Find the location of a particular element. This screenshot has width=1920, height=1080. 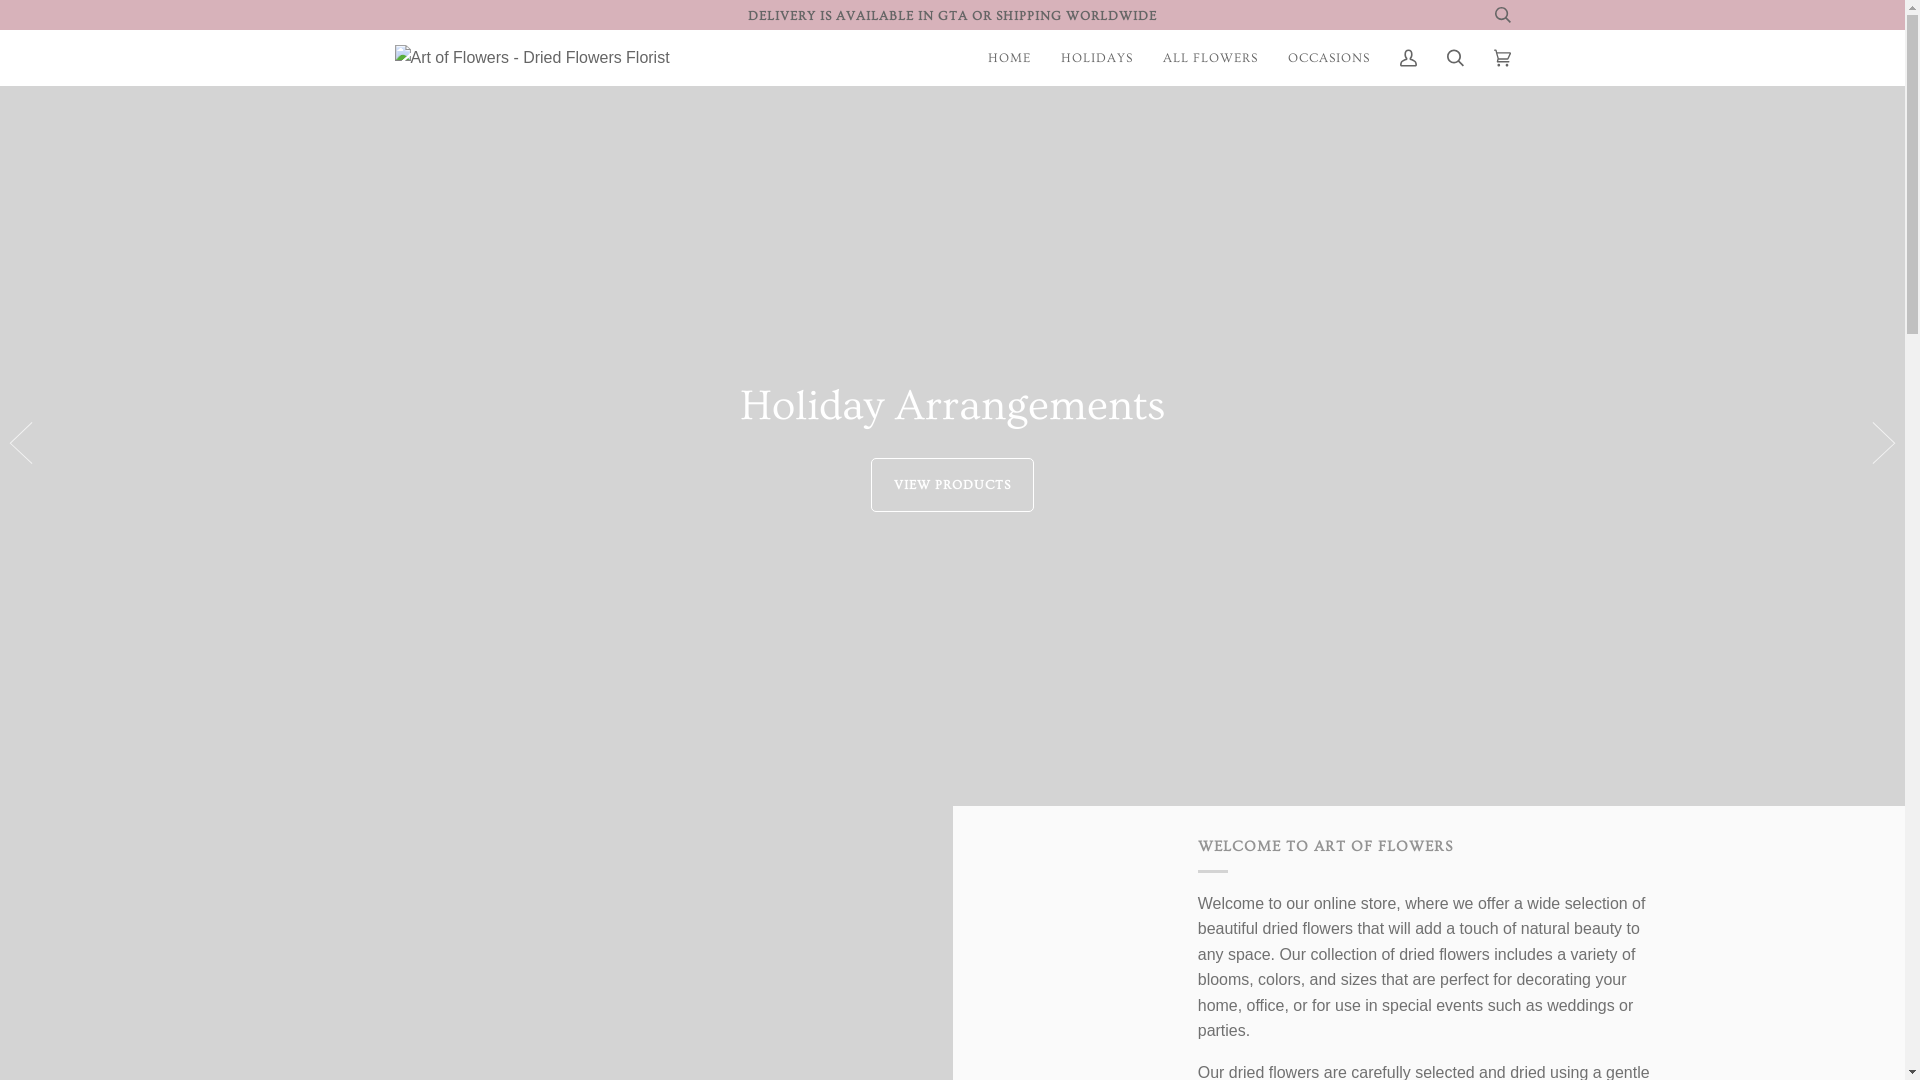

'My Account' is located at coordinates (1382, 56).